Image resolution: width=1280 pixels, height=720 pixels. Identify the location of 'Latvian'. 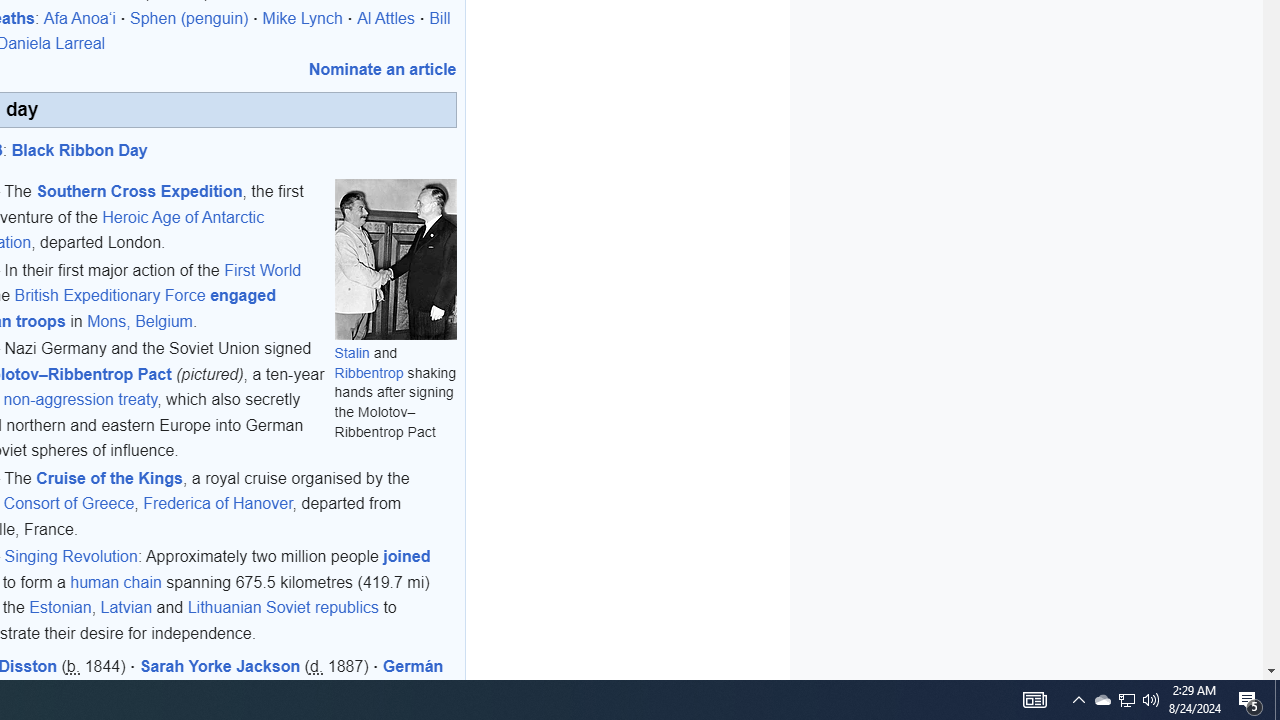
(125, 607).